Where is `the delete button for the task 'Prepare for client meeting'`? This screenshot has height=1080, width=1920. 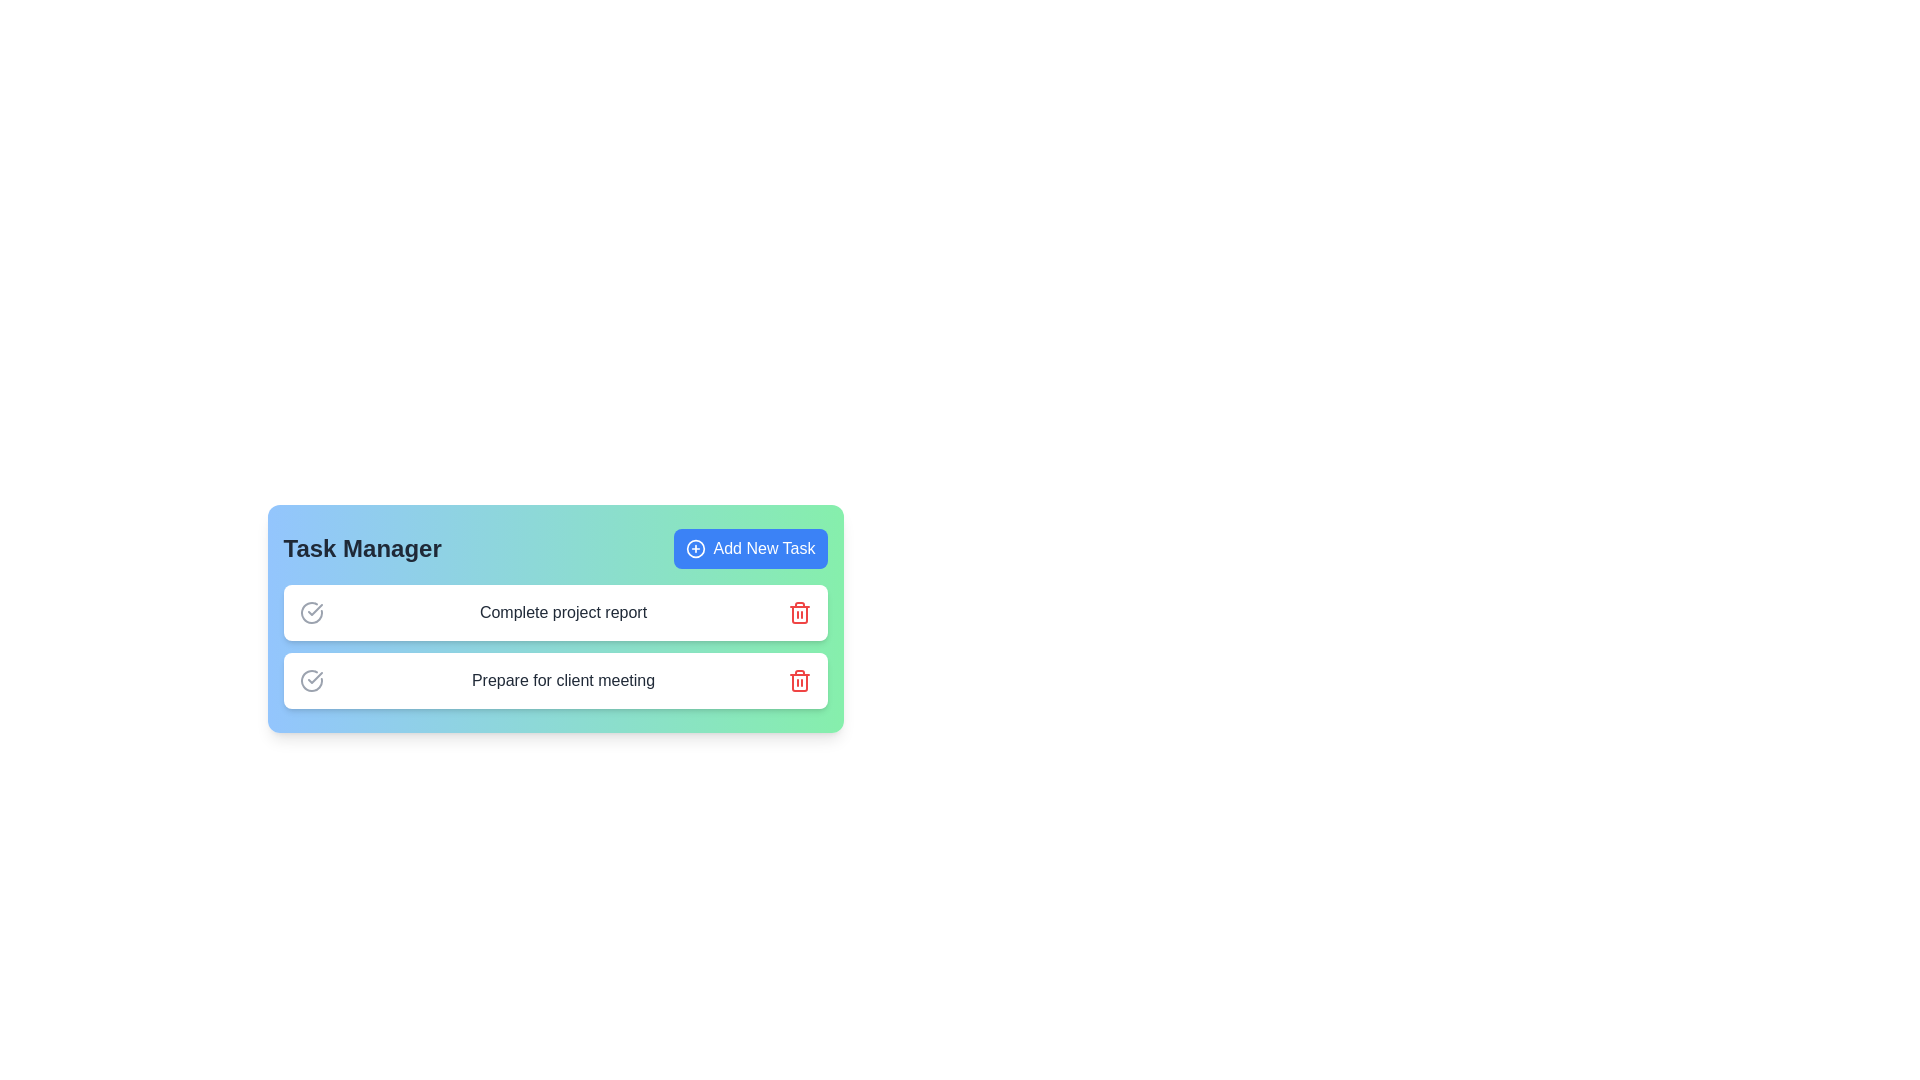 the delete button for the task 'Prepare for client meeting' is located at coordinates (798, 680).